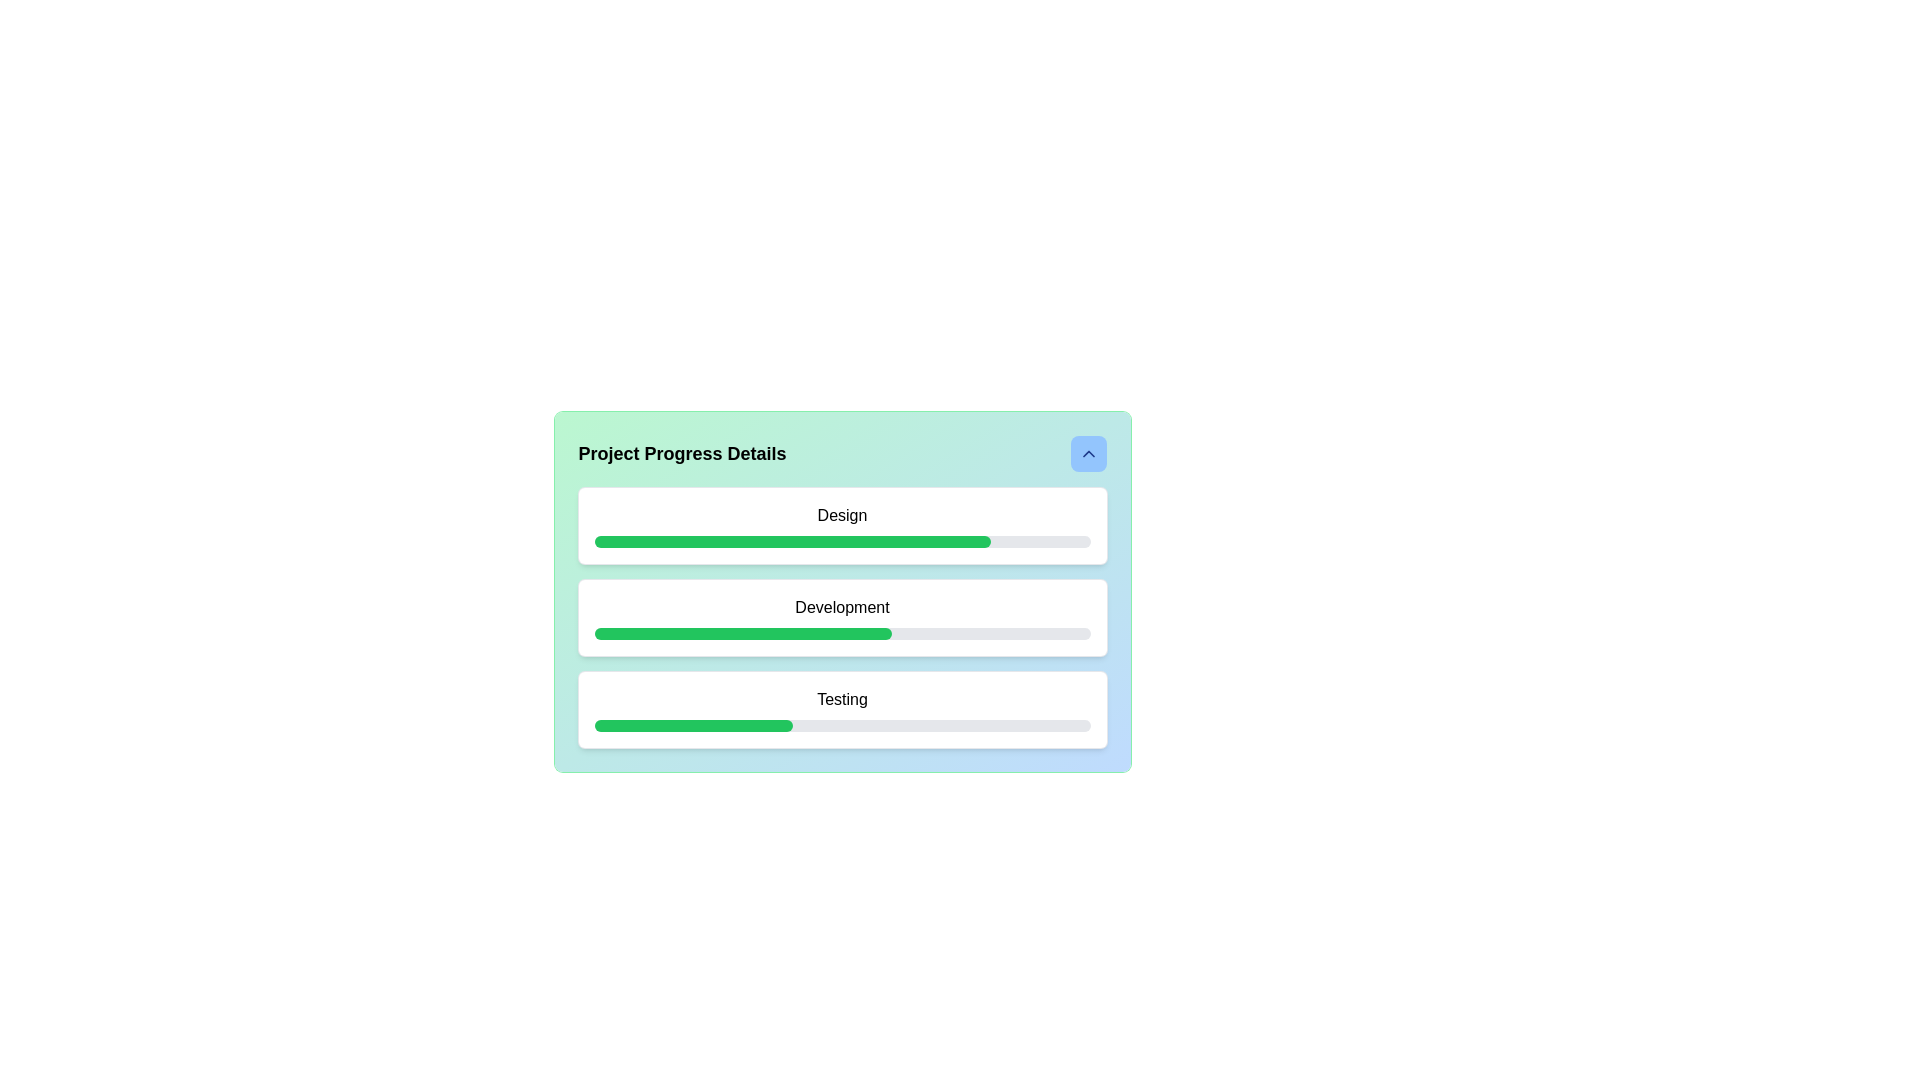 This screenshot has height=1080, width=1920. I want to click on the green progress bar inside the gray background bar labeled 'Testing', which indicates 40% completion and is the third progress bar in the vertical list of the 'Project Progress Details.', so click(693, 725).